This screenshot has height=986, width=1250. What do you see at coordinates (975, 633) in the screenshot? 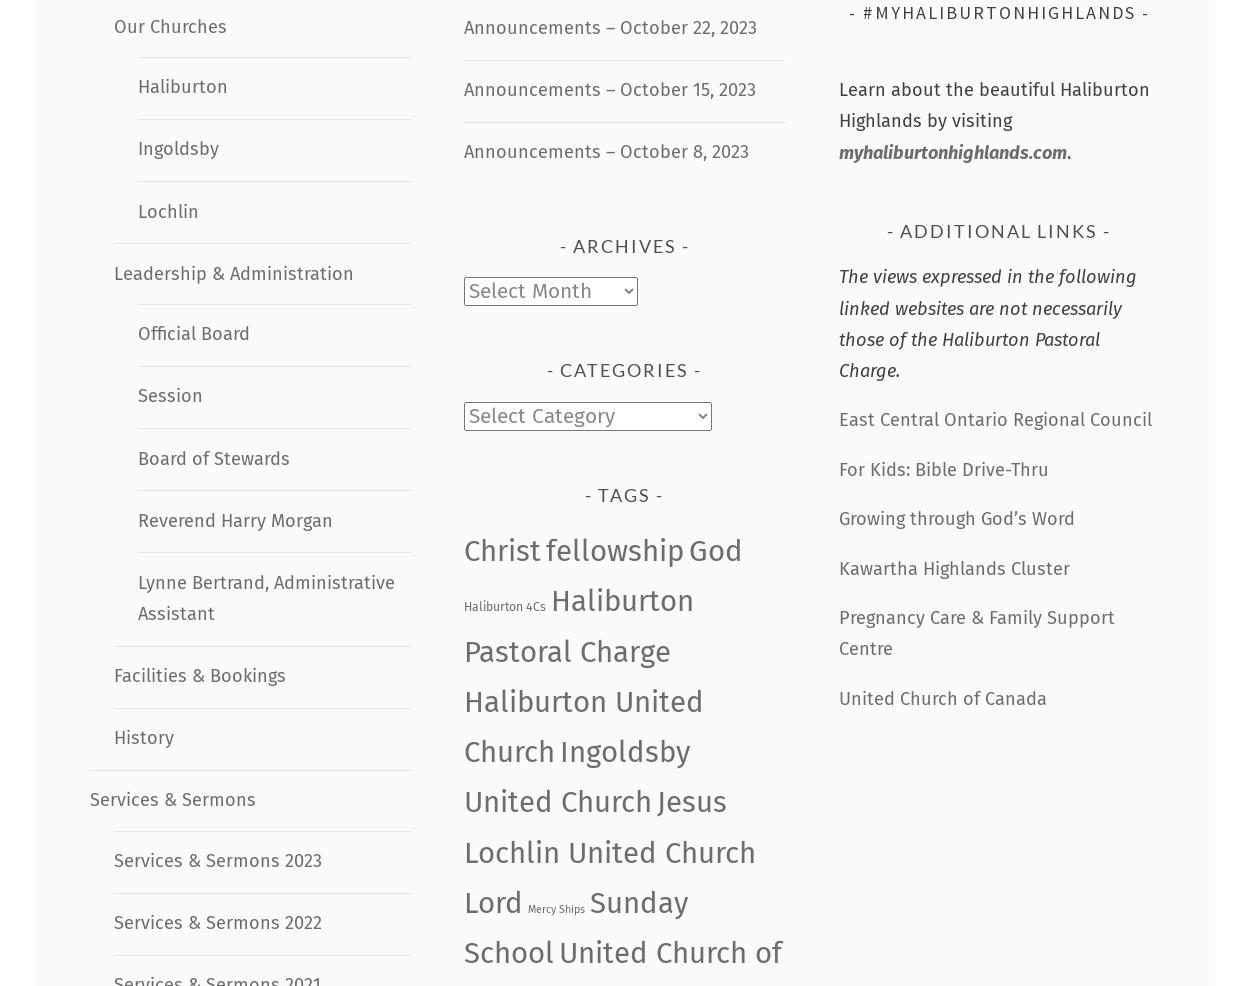
I see `'Pregnancy Care & Family Support Centre'` at bounding box center [975, 633].